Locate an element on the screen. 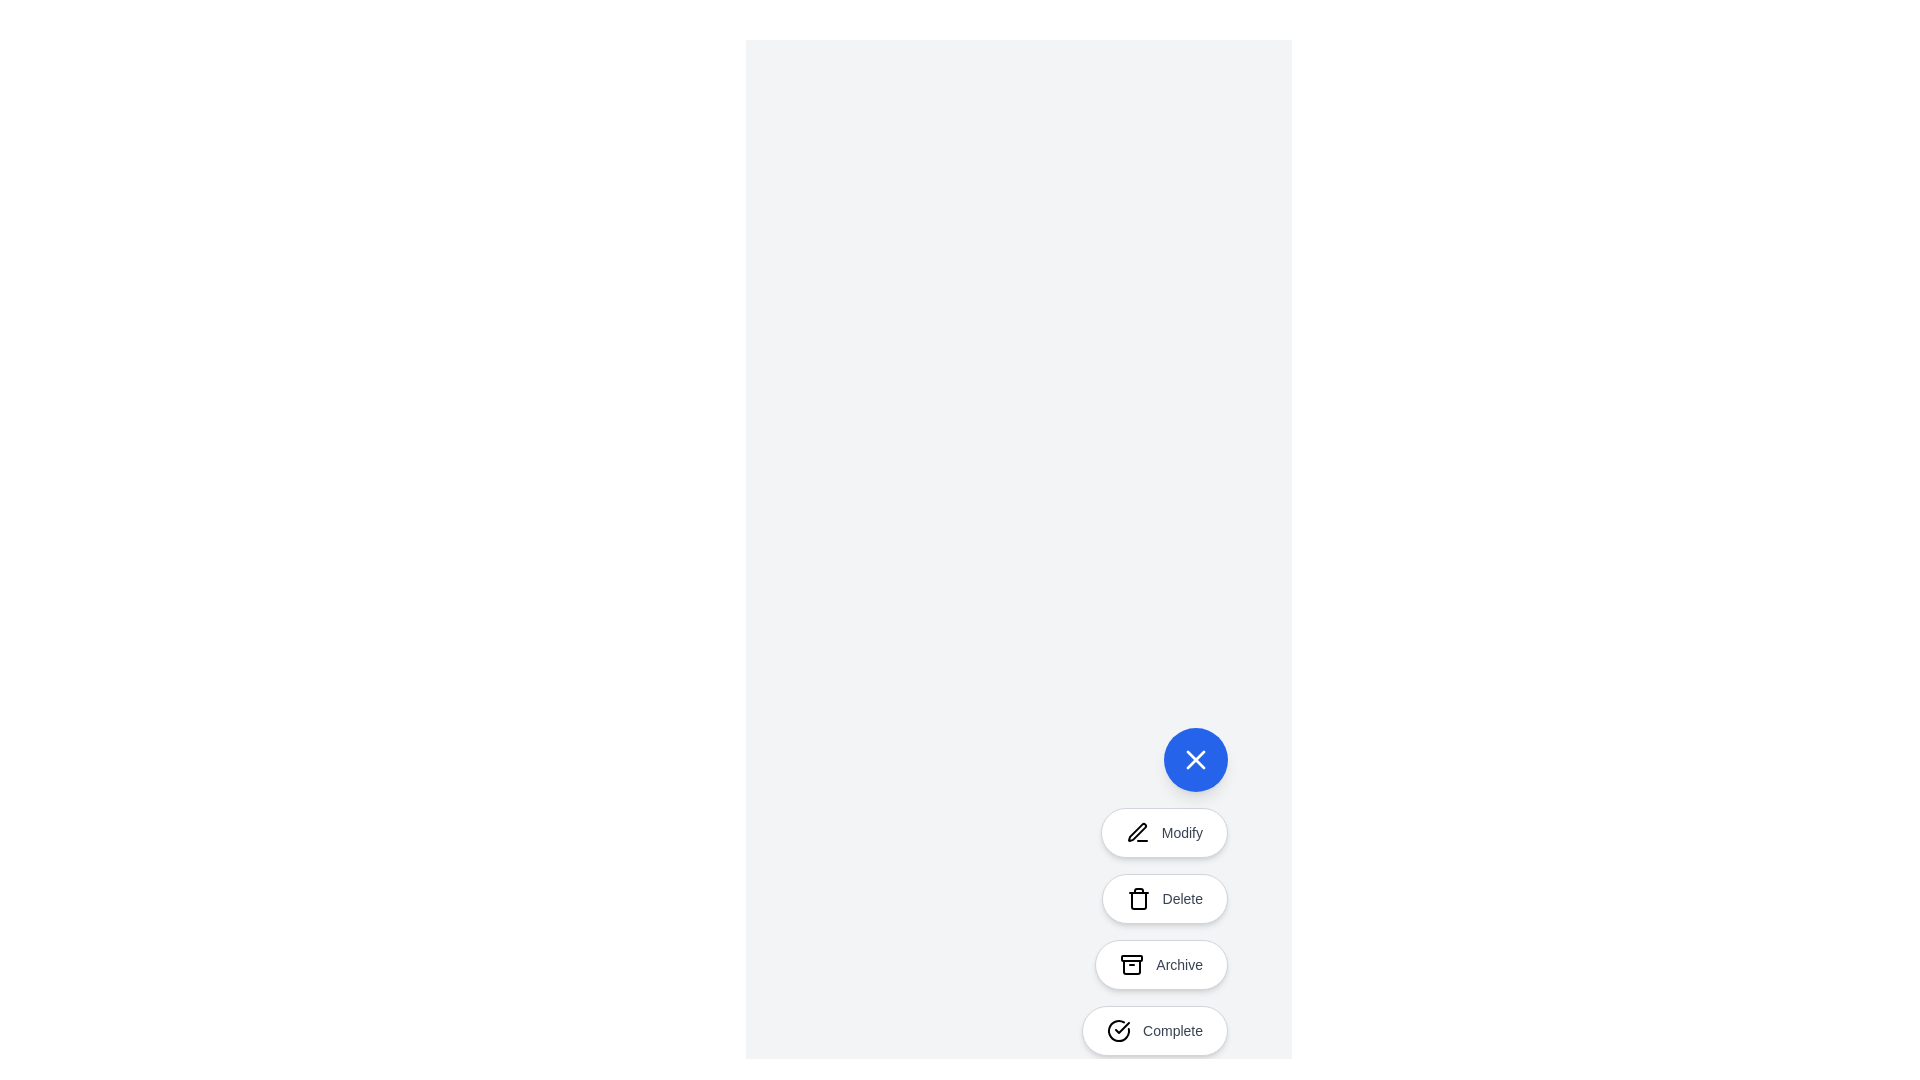 The image size is (1920, 1080). the 'Archive' button to trigger its action is located at coordinates (1161, 963).